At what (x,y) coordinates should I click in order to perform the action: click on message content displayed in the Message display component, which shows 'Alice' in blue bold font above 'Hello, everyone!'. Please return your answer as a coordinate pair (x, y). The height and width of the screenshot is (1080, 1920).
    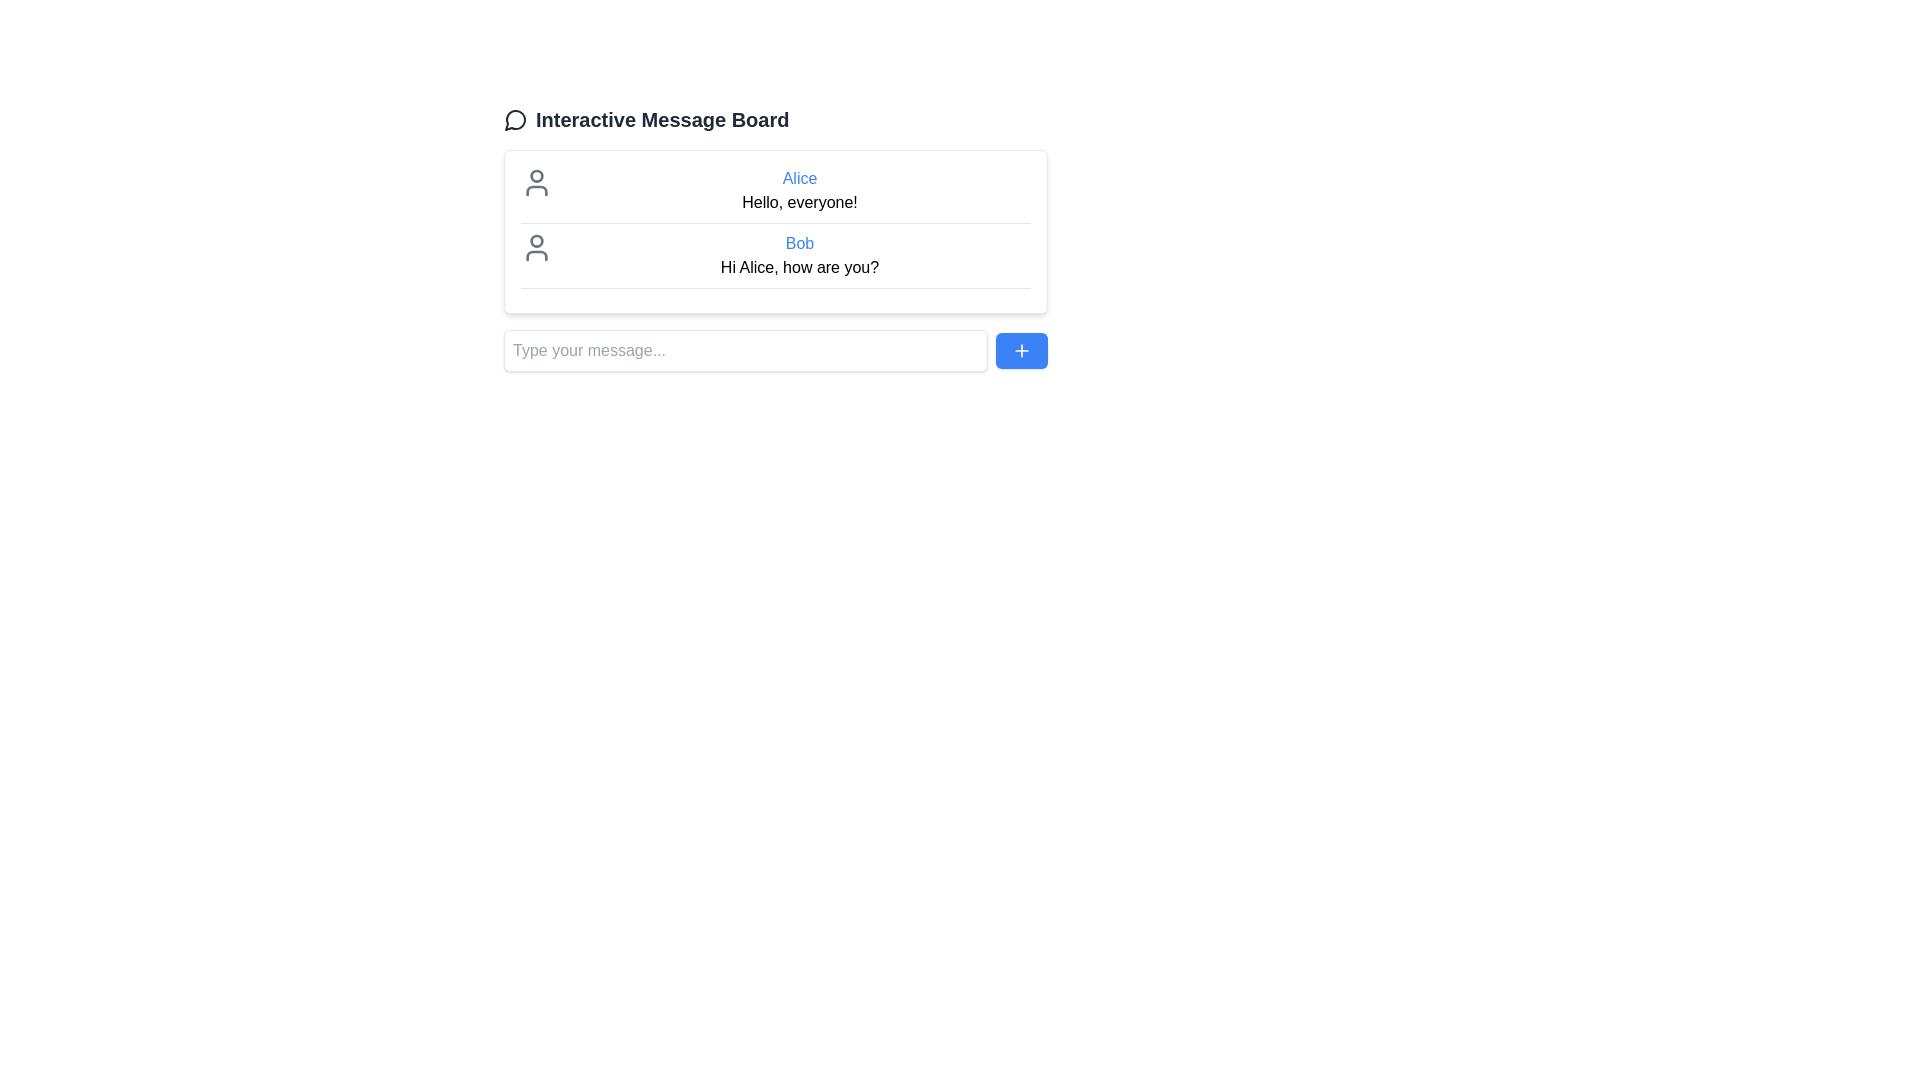
    Looking at the image, I should click on (800, 191).